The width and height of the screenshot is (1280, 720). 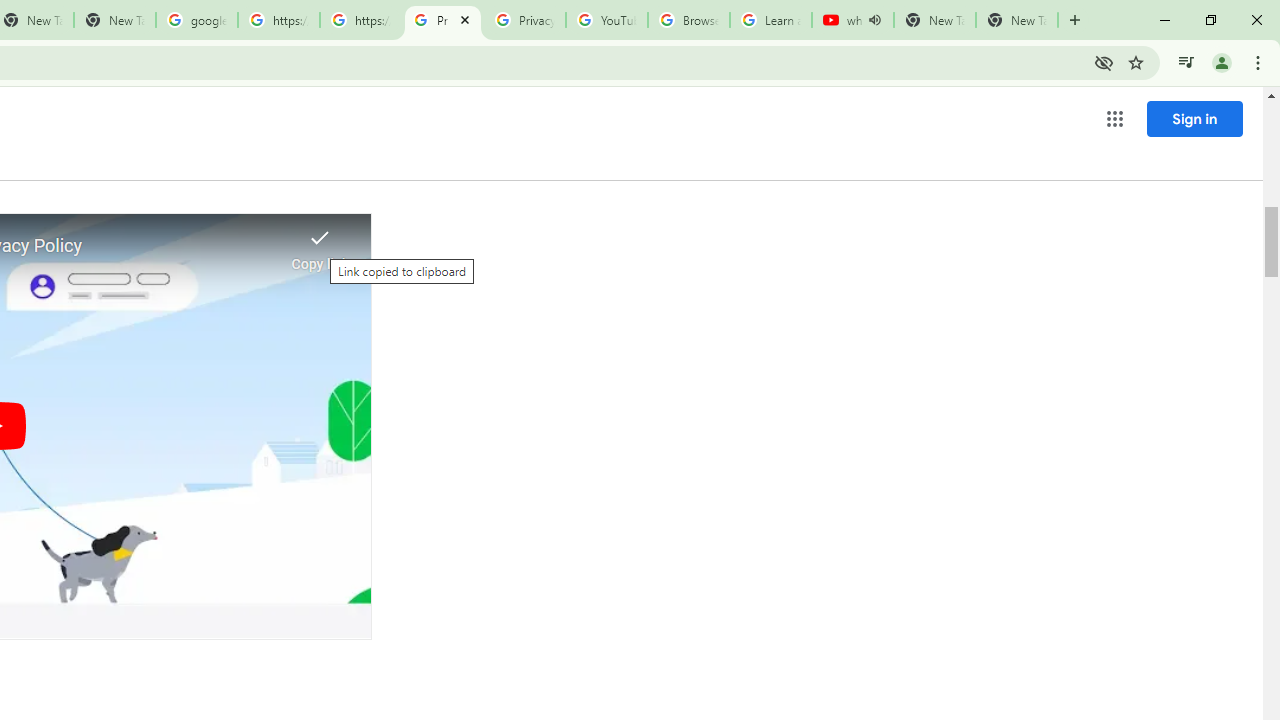 I want to click on 'Mute tab', so click(x=874, y=20).